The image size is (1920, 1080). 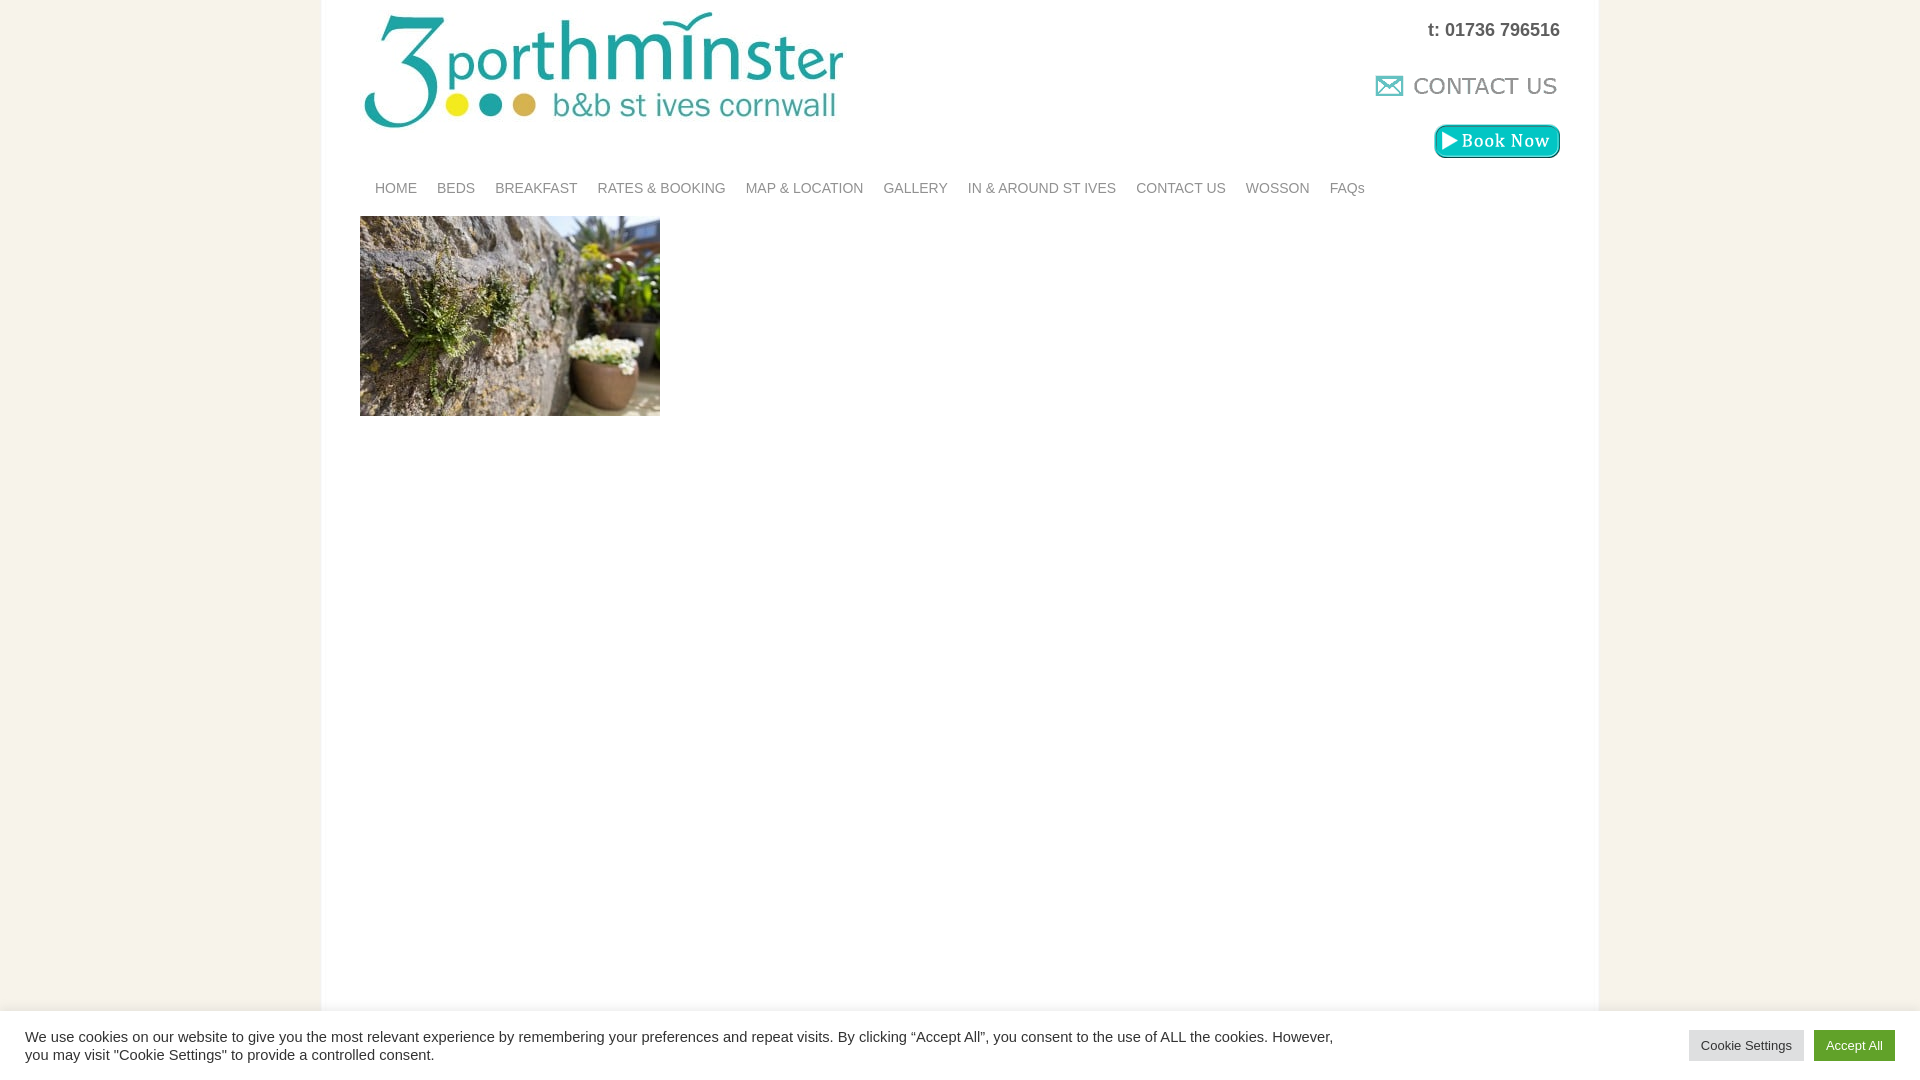 I want to click on 'WOSSON', so click(x=1235, y=188).